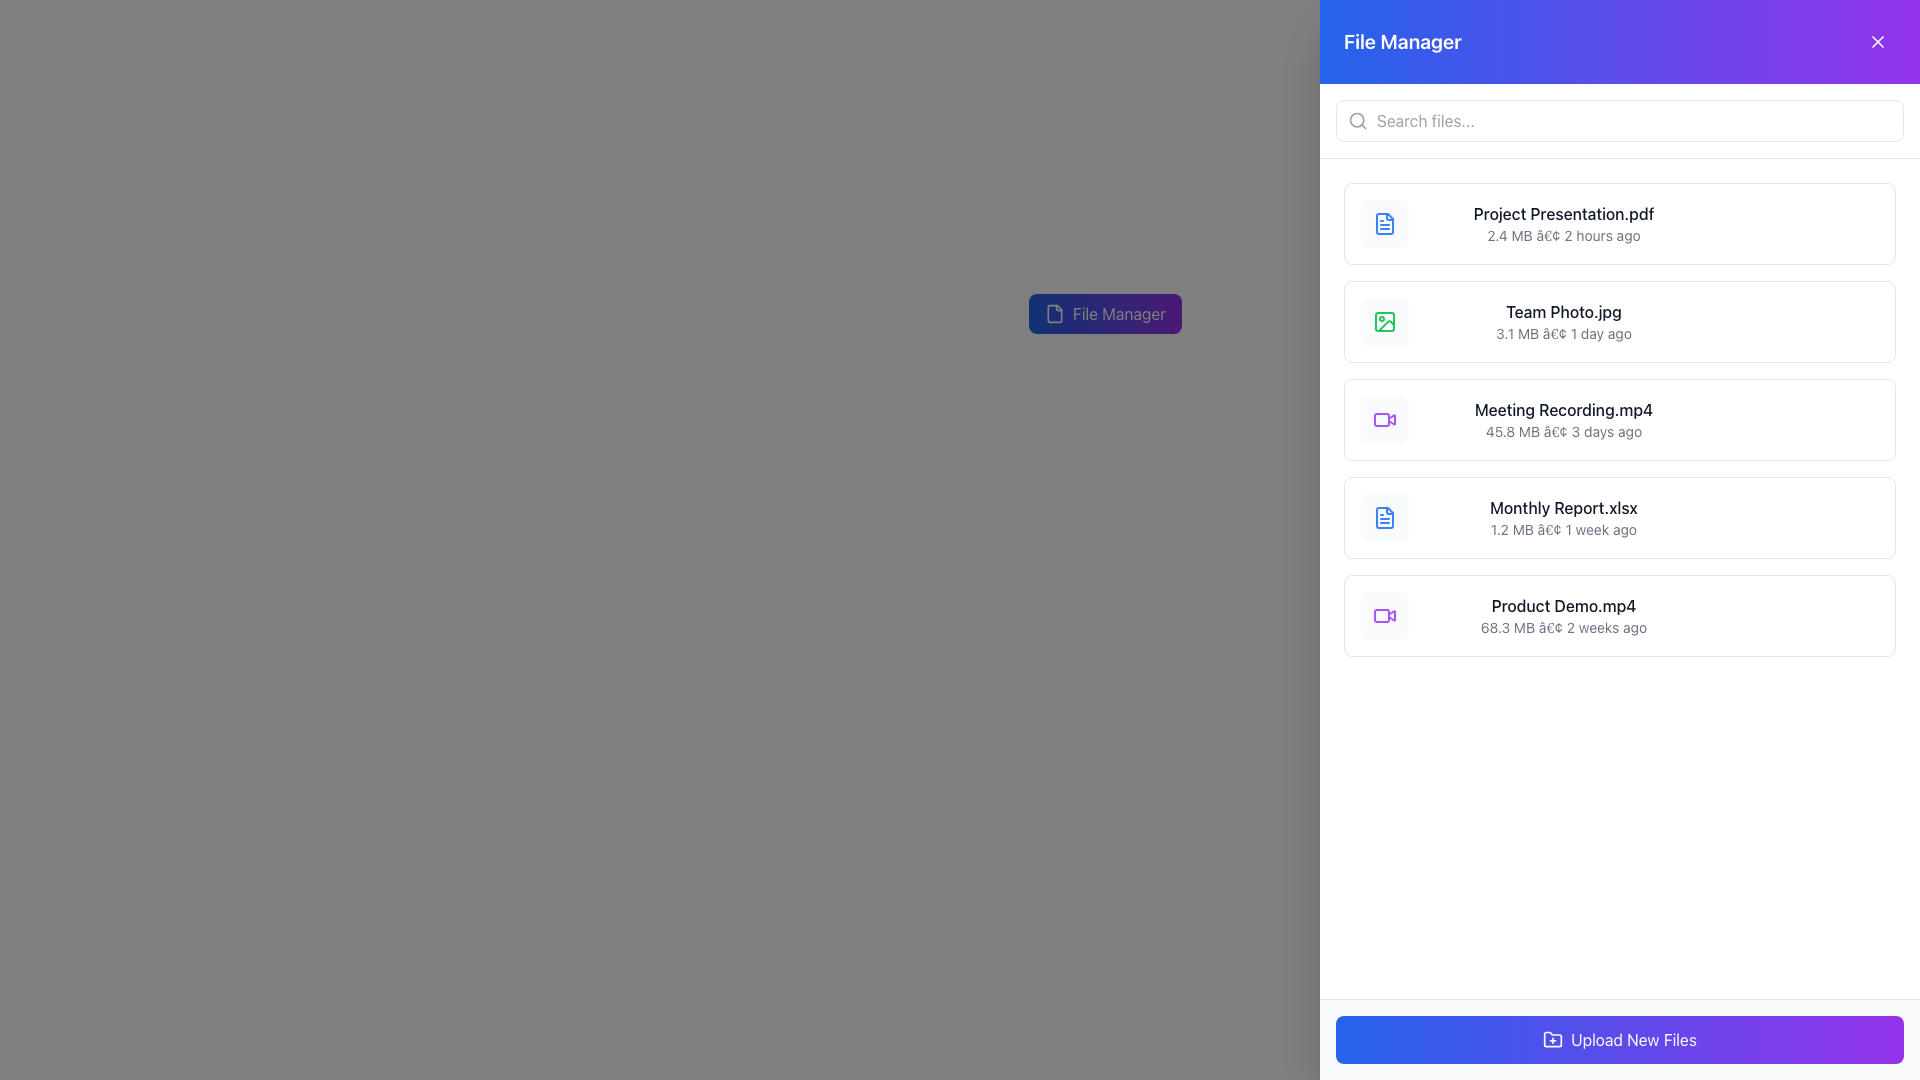 The width and height of the screenshot is (1920, 1080). Describe the element at coordinates (1777, 223) in the screenshot. I see `the download button located to the right of the 'Project Presentation.pdf' entry to initiate the download of the file` at that location.